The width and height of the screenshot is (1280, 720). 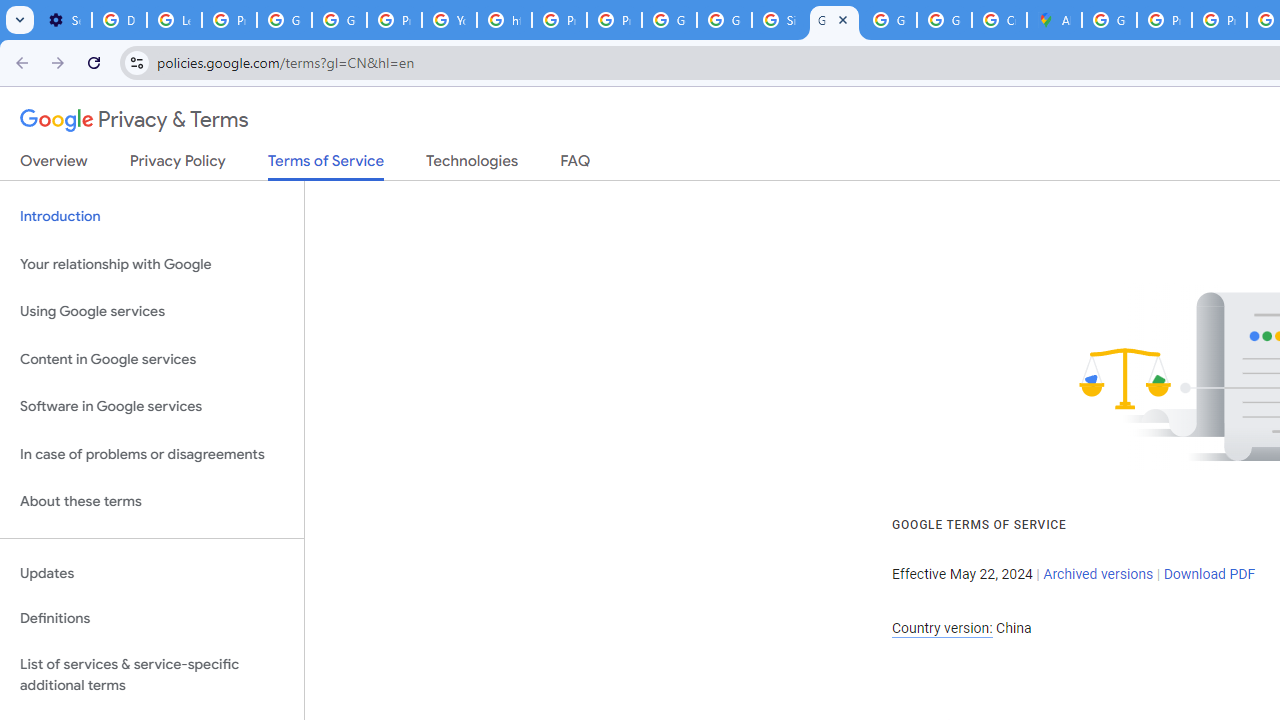 What do you see at coordinates (174, 20) in the screenshot?
I see `'Learn how to find your photos - Google Photos Help'` at bounding box center [174, 20].